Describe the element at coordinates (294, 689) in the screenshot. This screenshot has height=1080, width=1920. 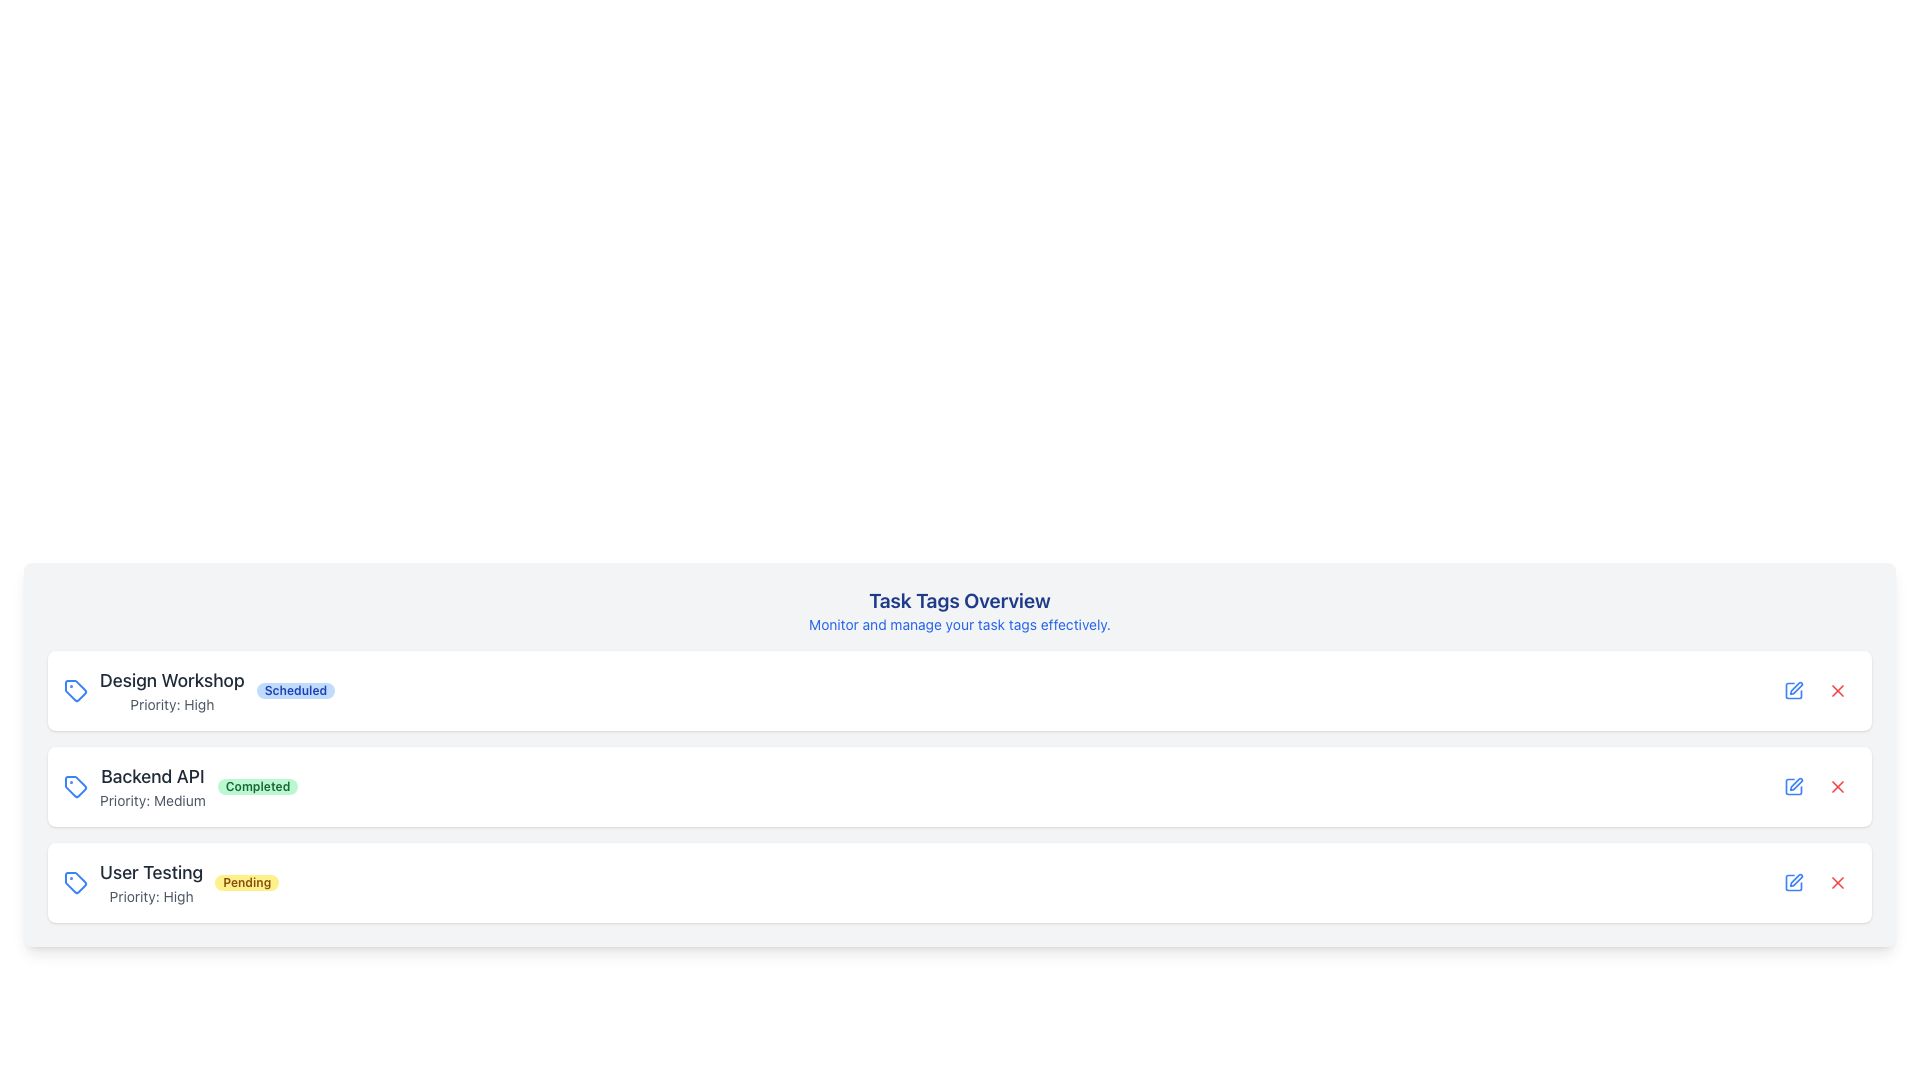
I see `the status label indicating that the associated task is scheduled, located at the end of the first row in the task list adjacent to 'Design Workshop' and above 'Backend API'` at that location.